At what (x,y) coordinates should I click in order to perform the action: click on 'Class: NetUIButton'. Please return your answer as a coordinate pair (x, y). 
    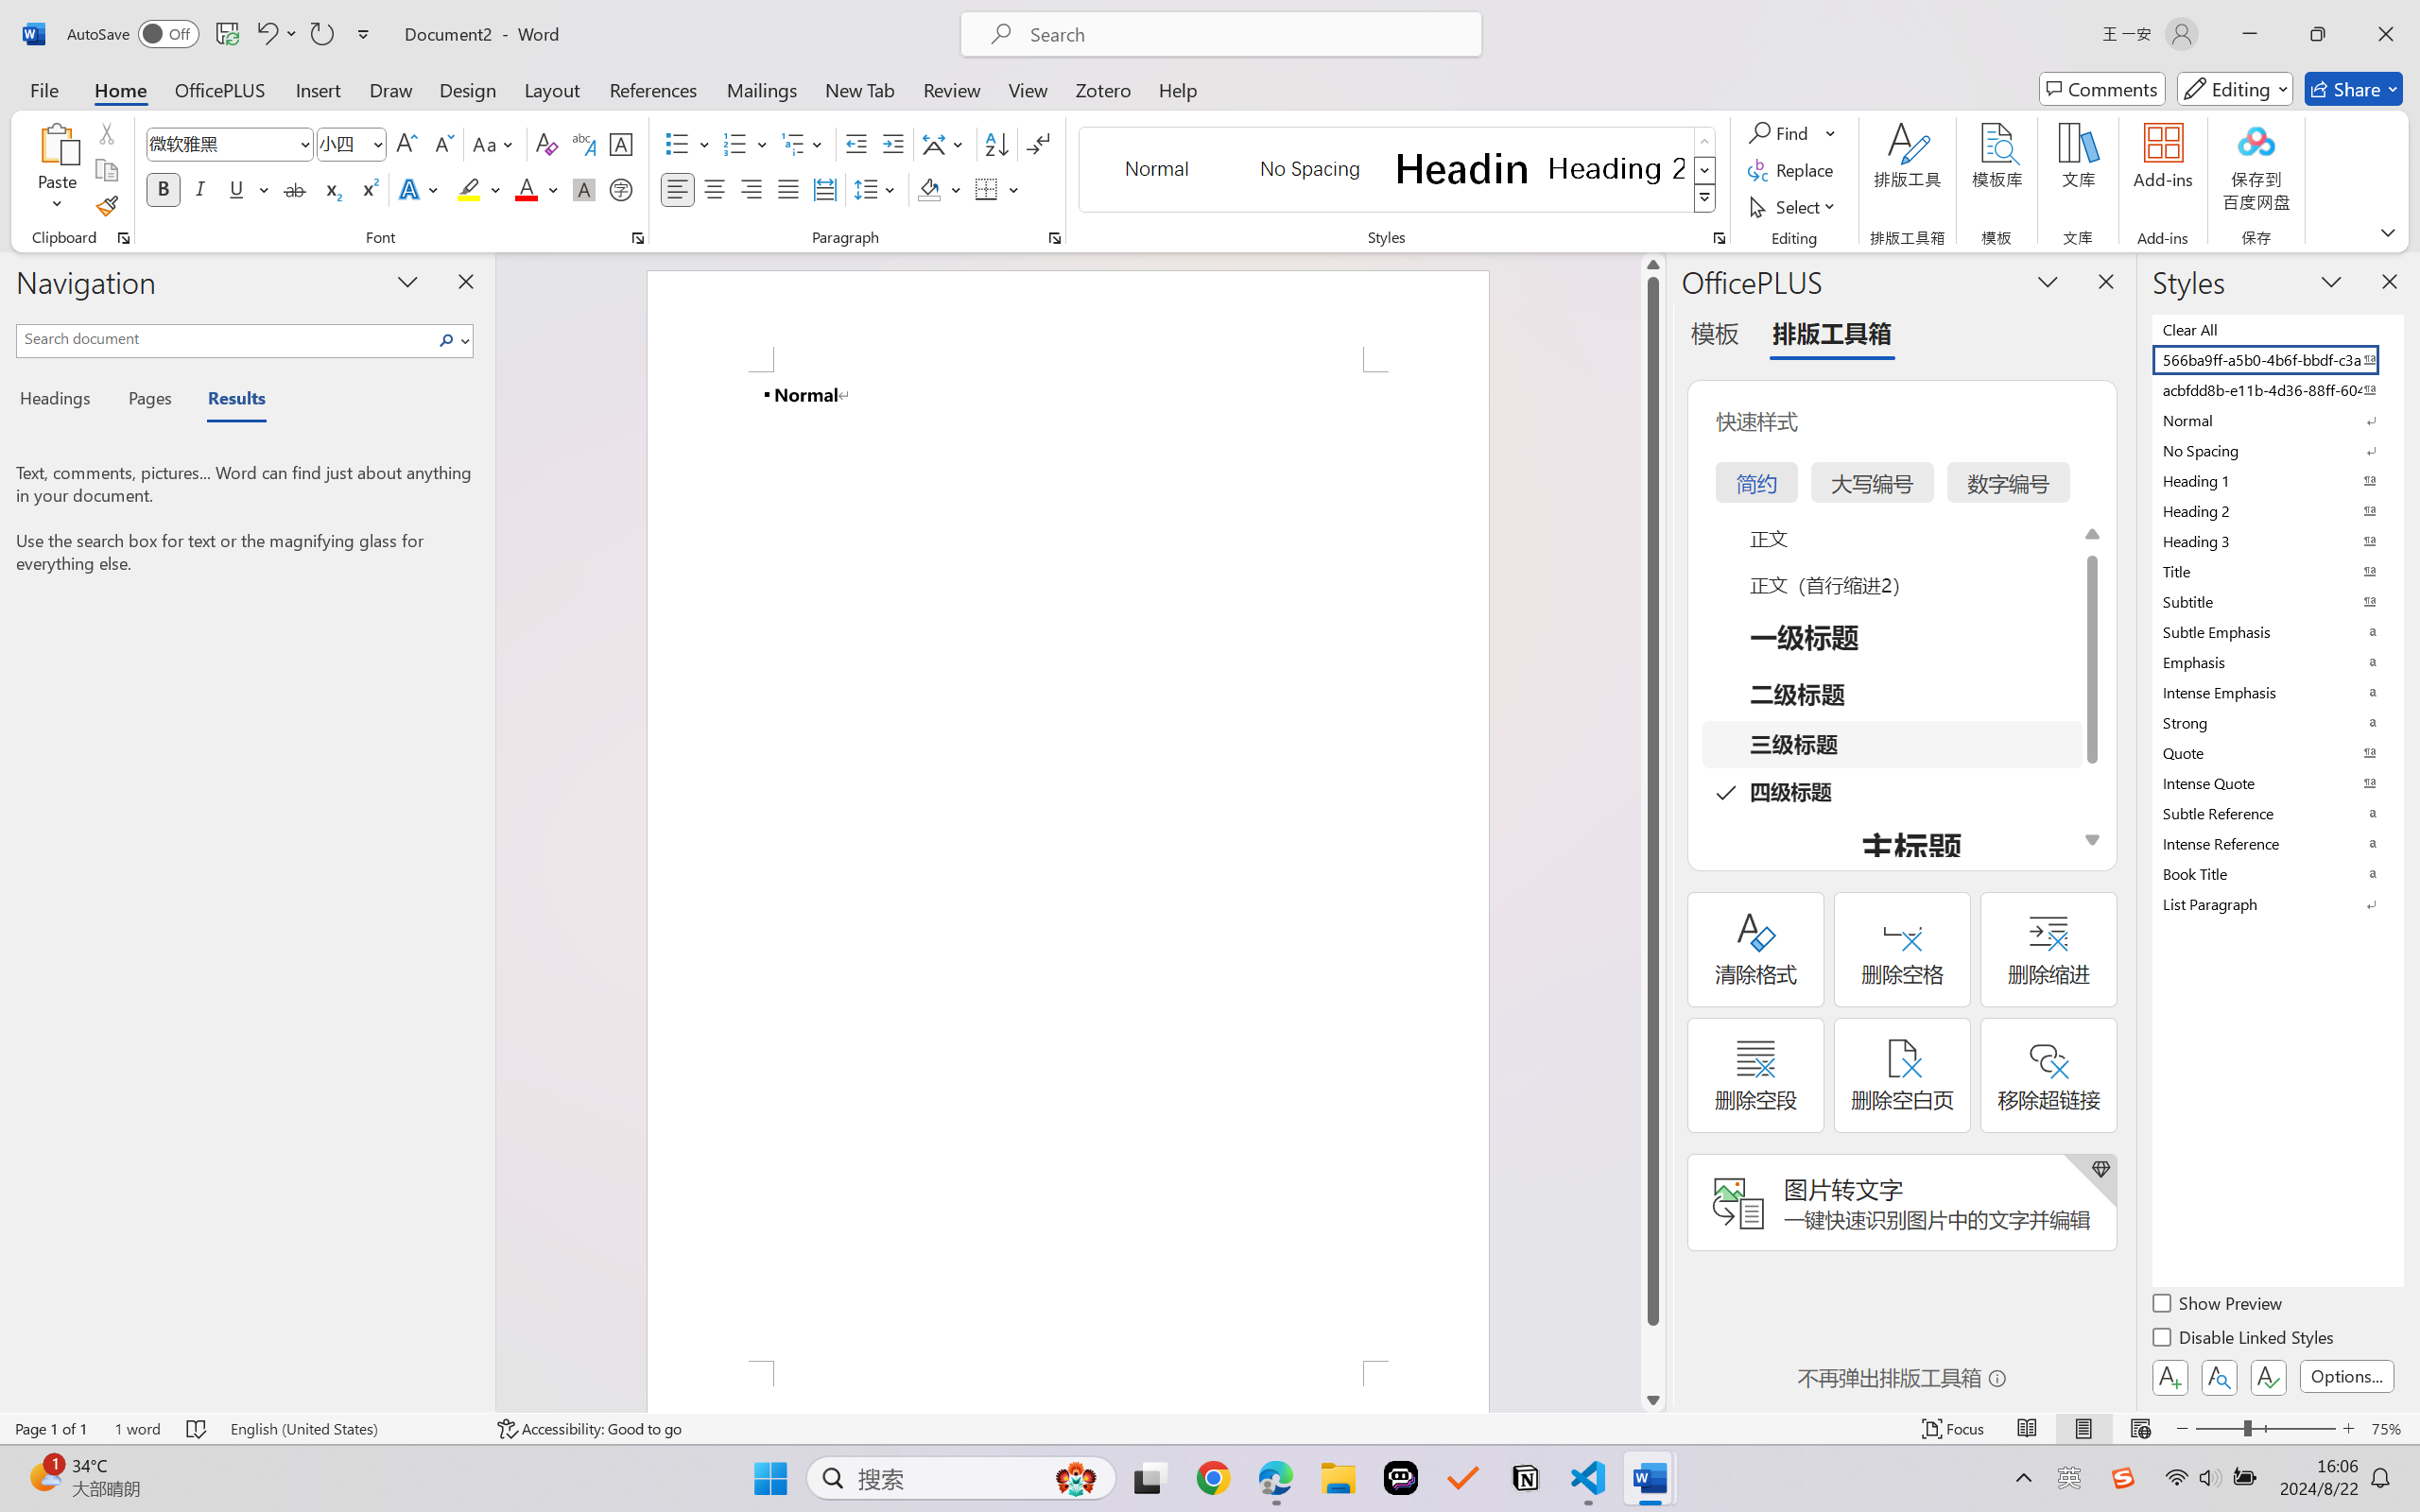
    Looking at the image, I should click on (2269, 1376).